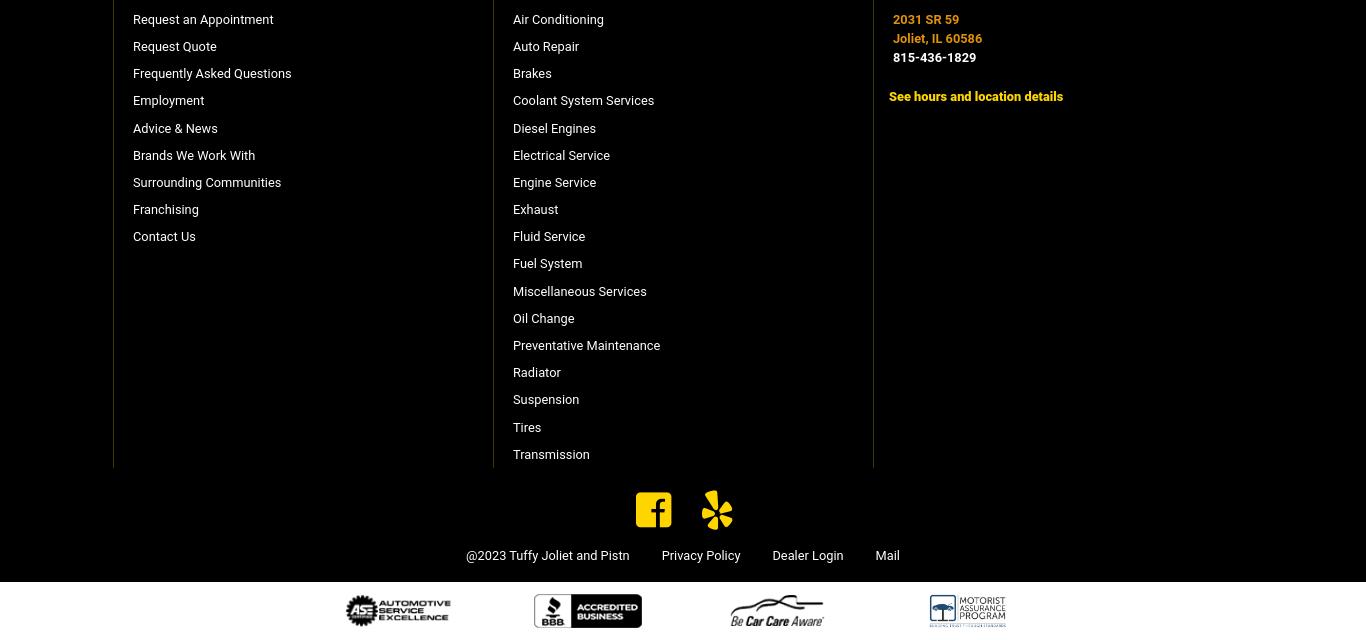 Image resolution: width=1366 pixels, height=640 pixels. What do you see at coordinates (550, 452) in the screenshot?
I see `'Transmission'` at bounding box center [550, 452].